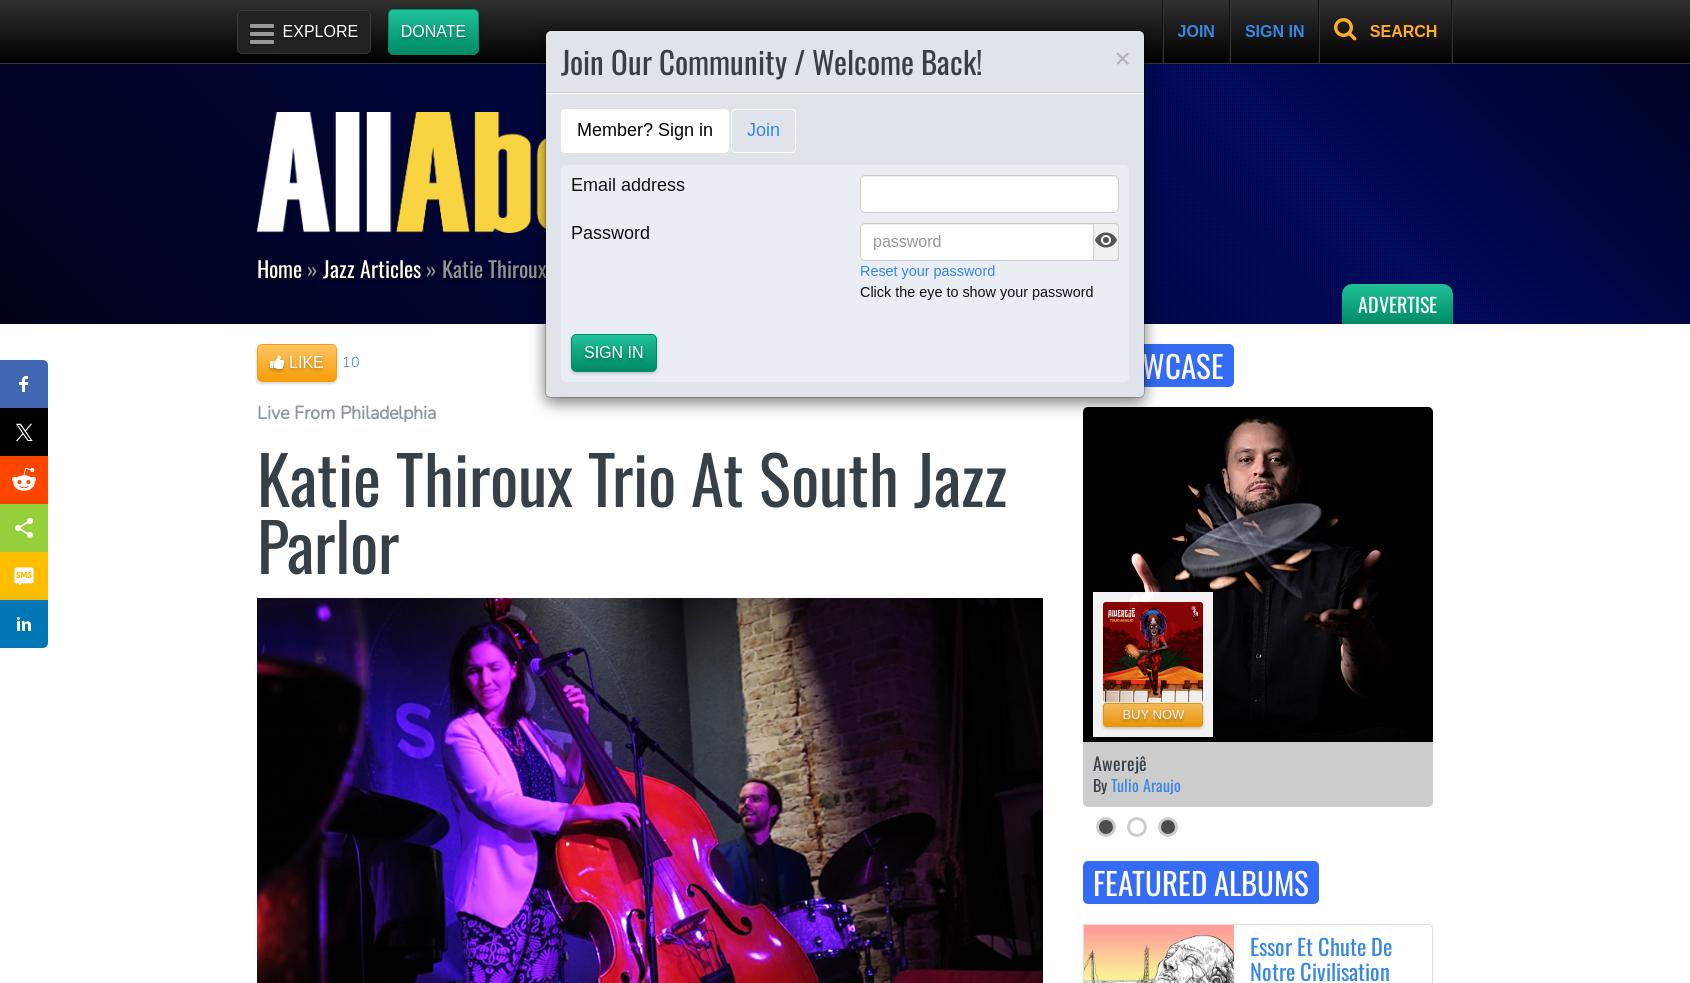 The height and width of the screenshot is (983, 1690). I want to click on 'Tulio Araujo', so click(1145, 784).